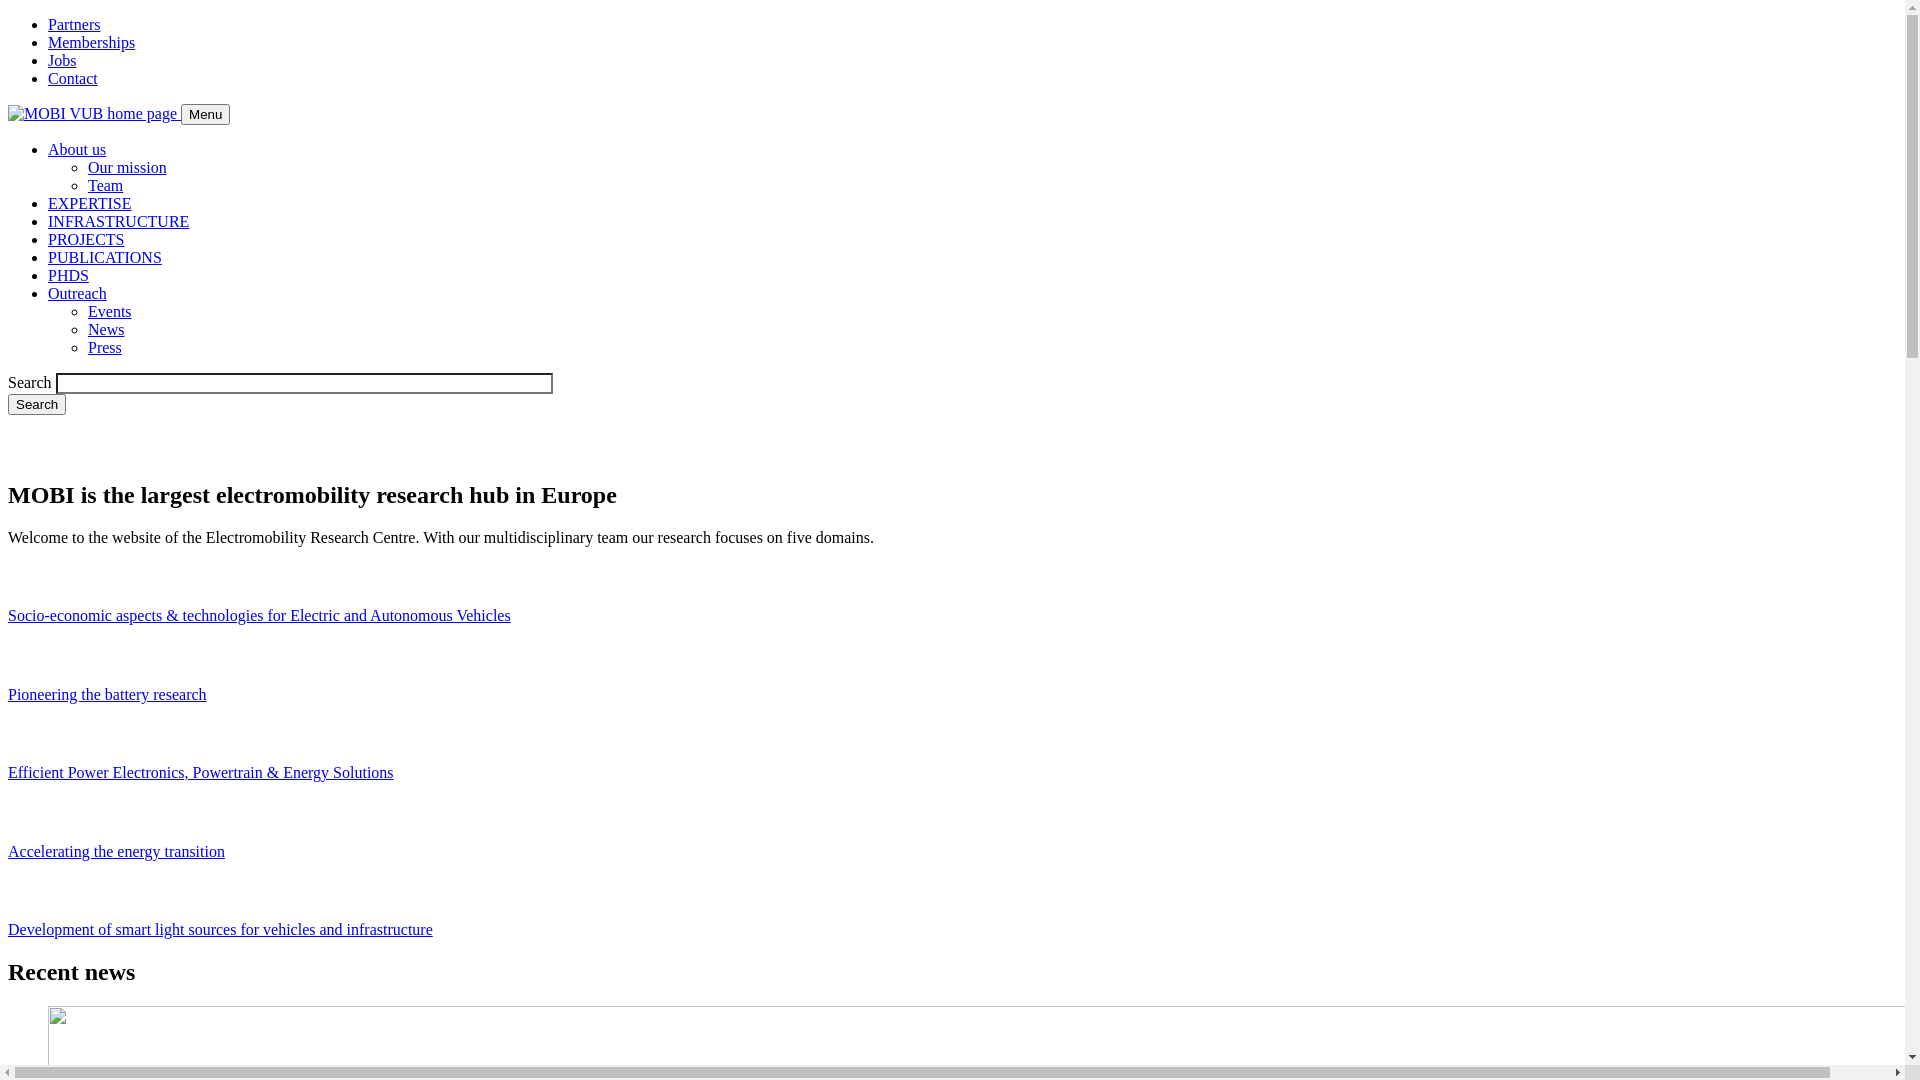  I want to click on 'EXPERTISE', so click(88, 203).